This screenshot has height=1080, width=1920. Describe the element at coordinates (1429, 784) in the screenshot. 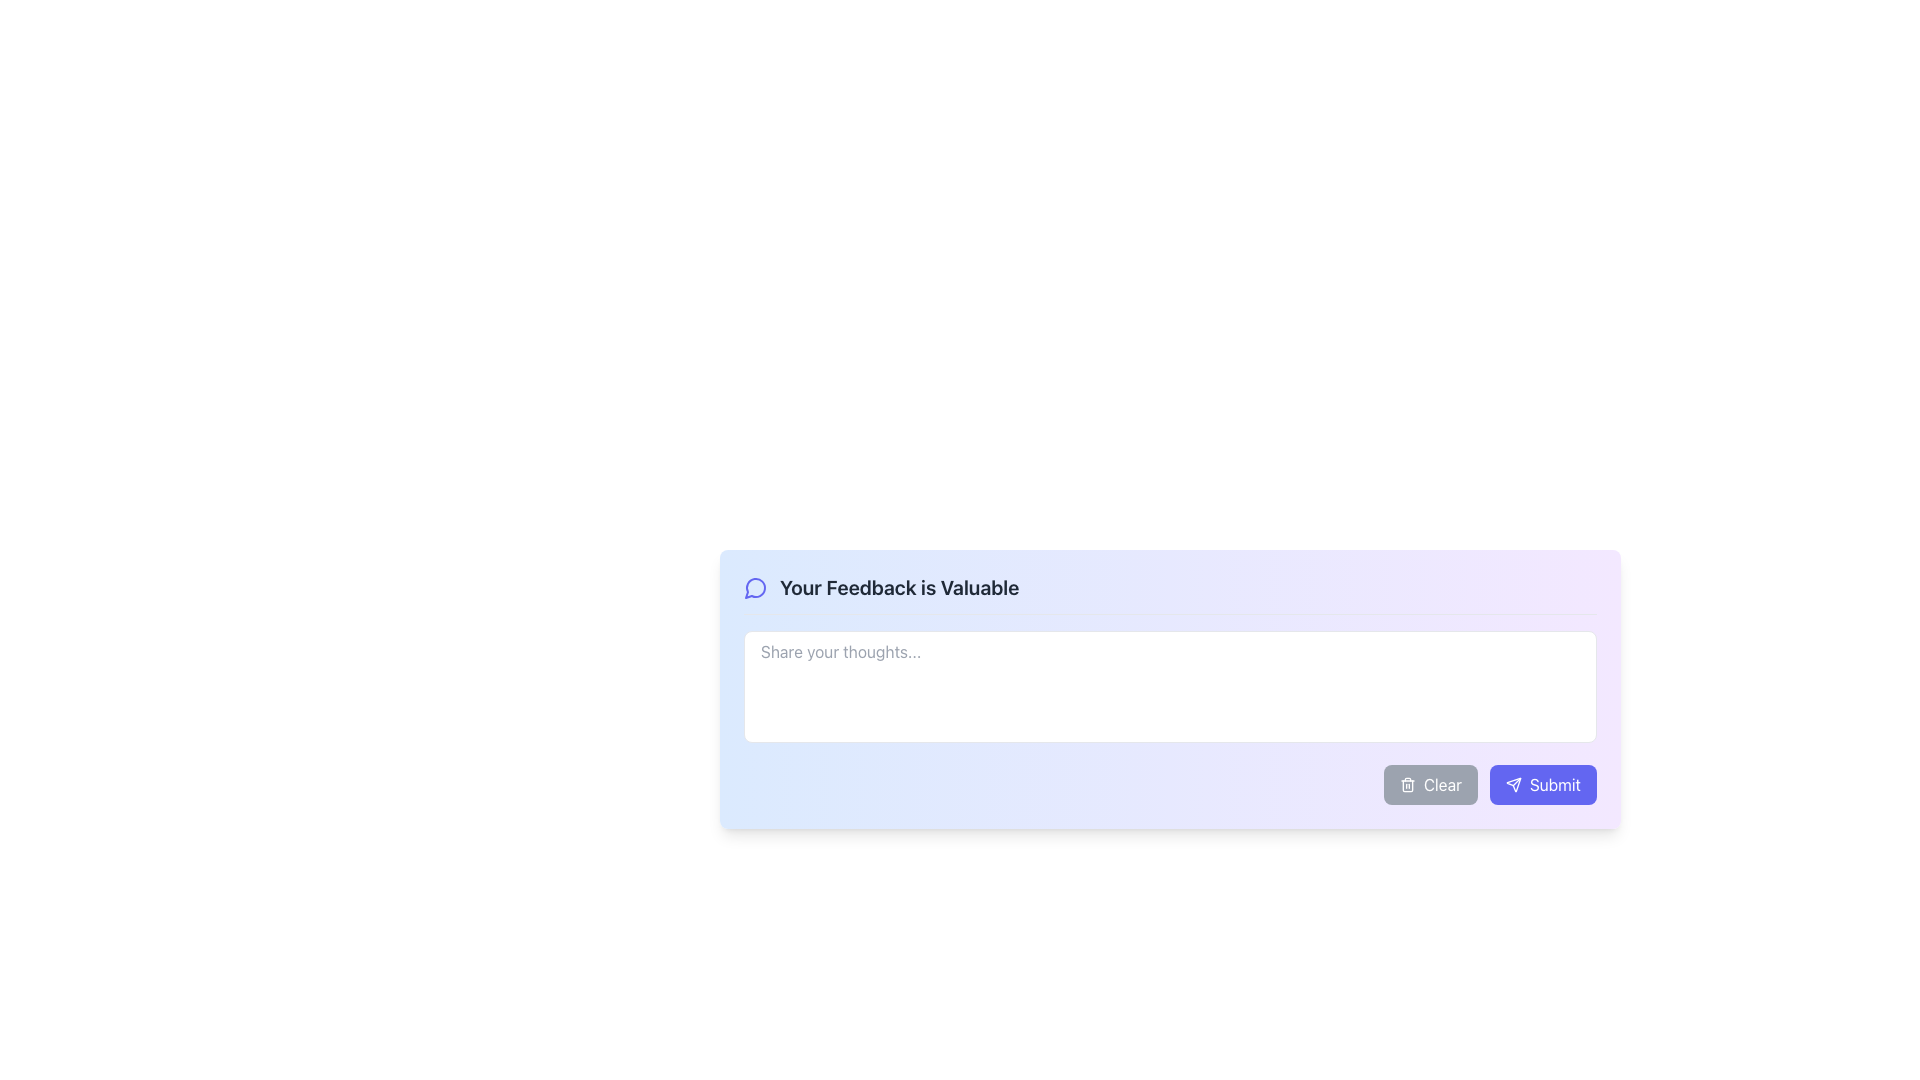

I see `the 'Clear' button with a trash can icon, located in the bottom-right section of the interface, to change its background color` at that location.